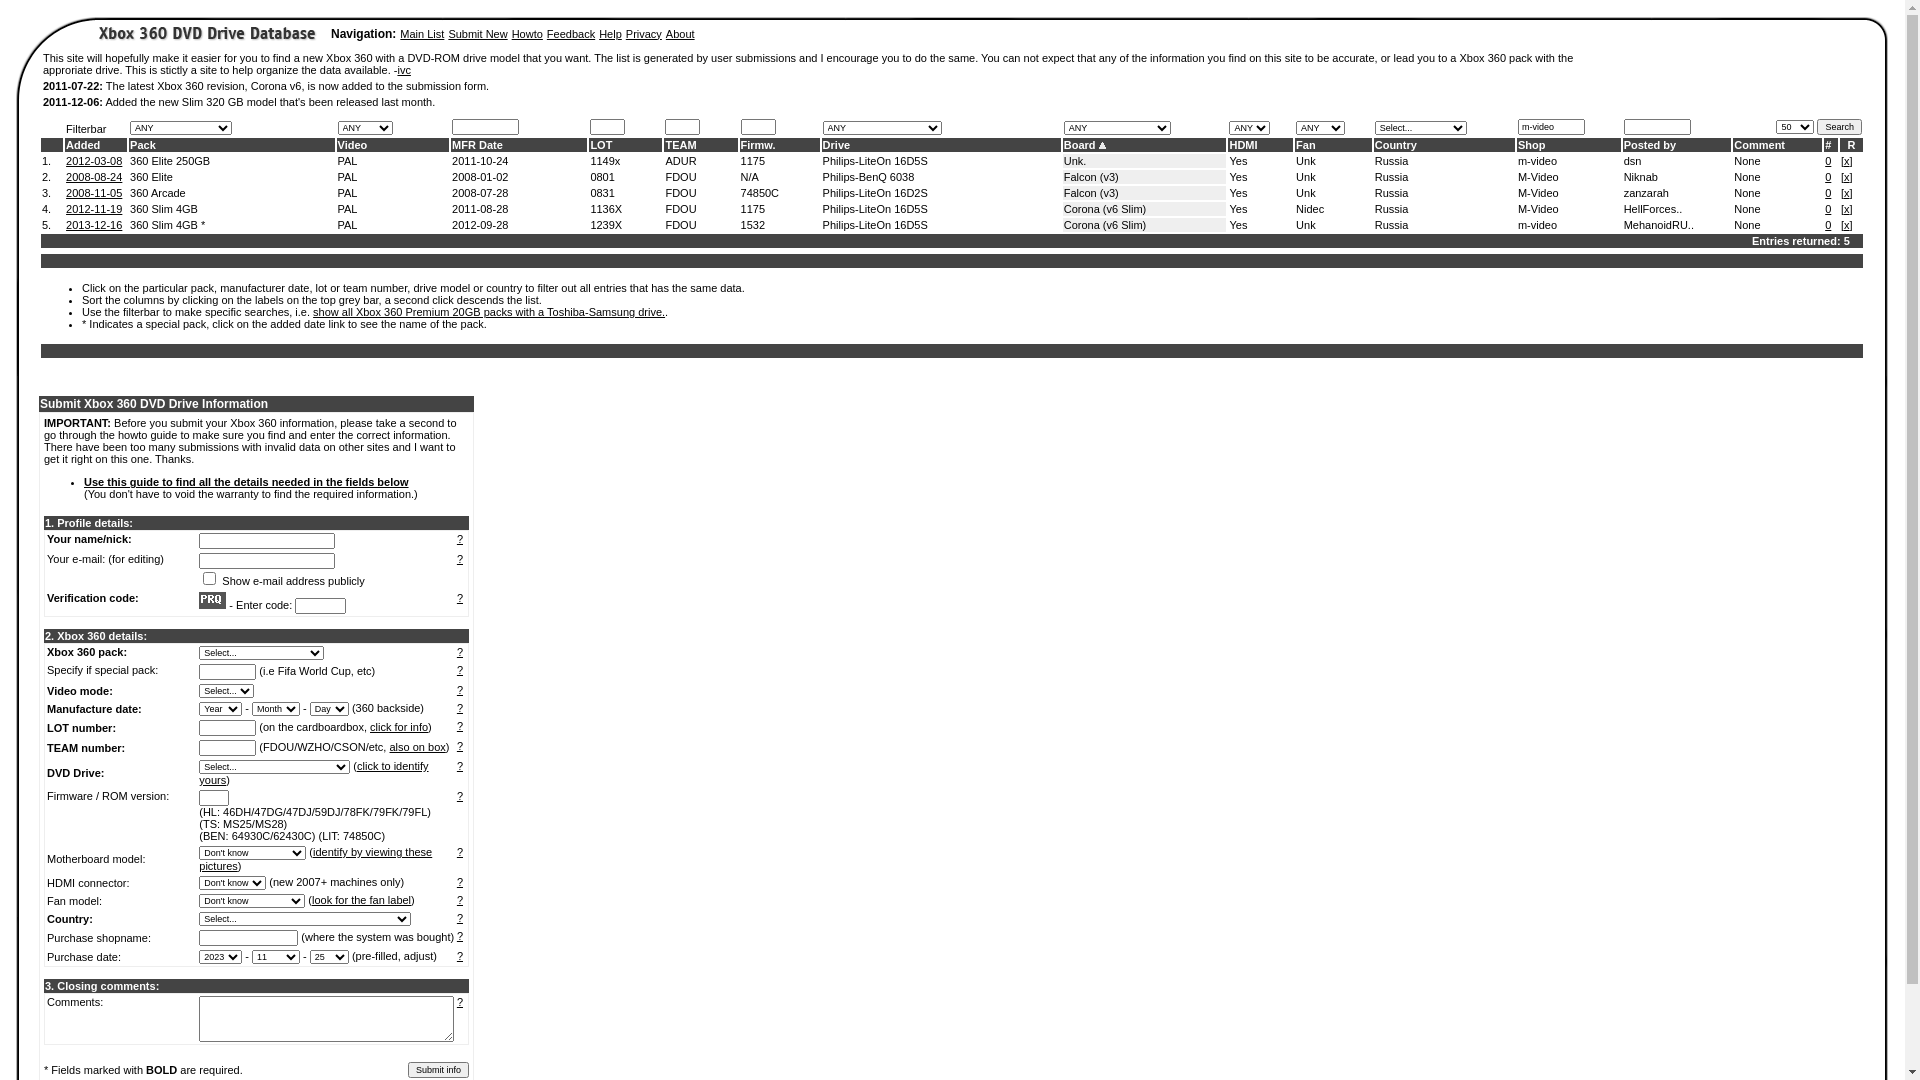  Describe the element at coordinates (666, 34) in the screenshot. I see `'About'` at that location.